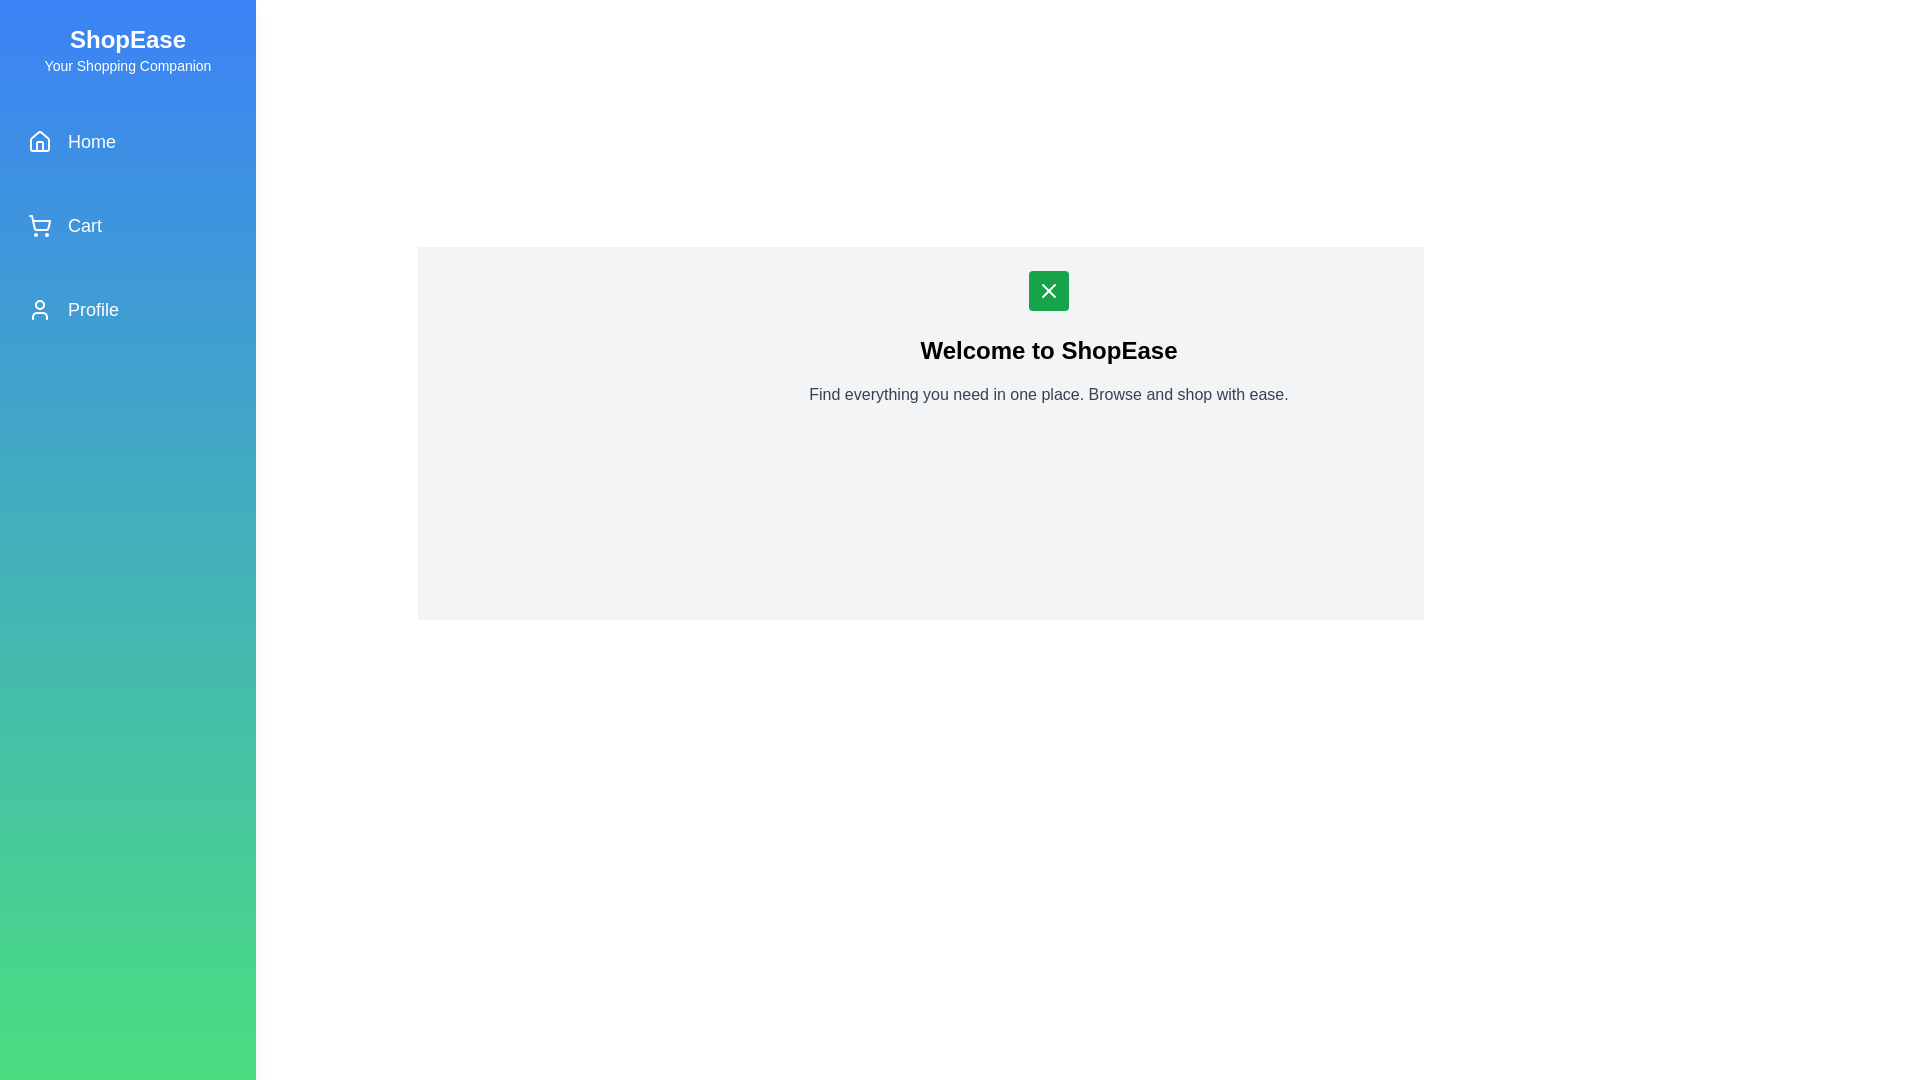 The width and height of the screenshot is (1920, 1080). I want to click on text content of the informational Text block located directly below the 'Welcome to ShopEase' title text, which serves to elaborate on the purpose or features of the application, so click(1048, 394).